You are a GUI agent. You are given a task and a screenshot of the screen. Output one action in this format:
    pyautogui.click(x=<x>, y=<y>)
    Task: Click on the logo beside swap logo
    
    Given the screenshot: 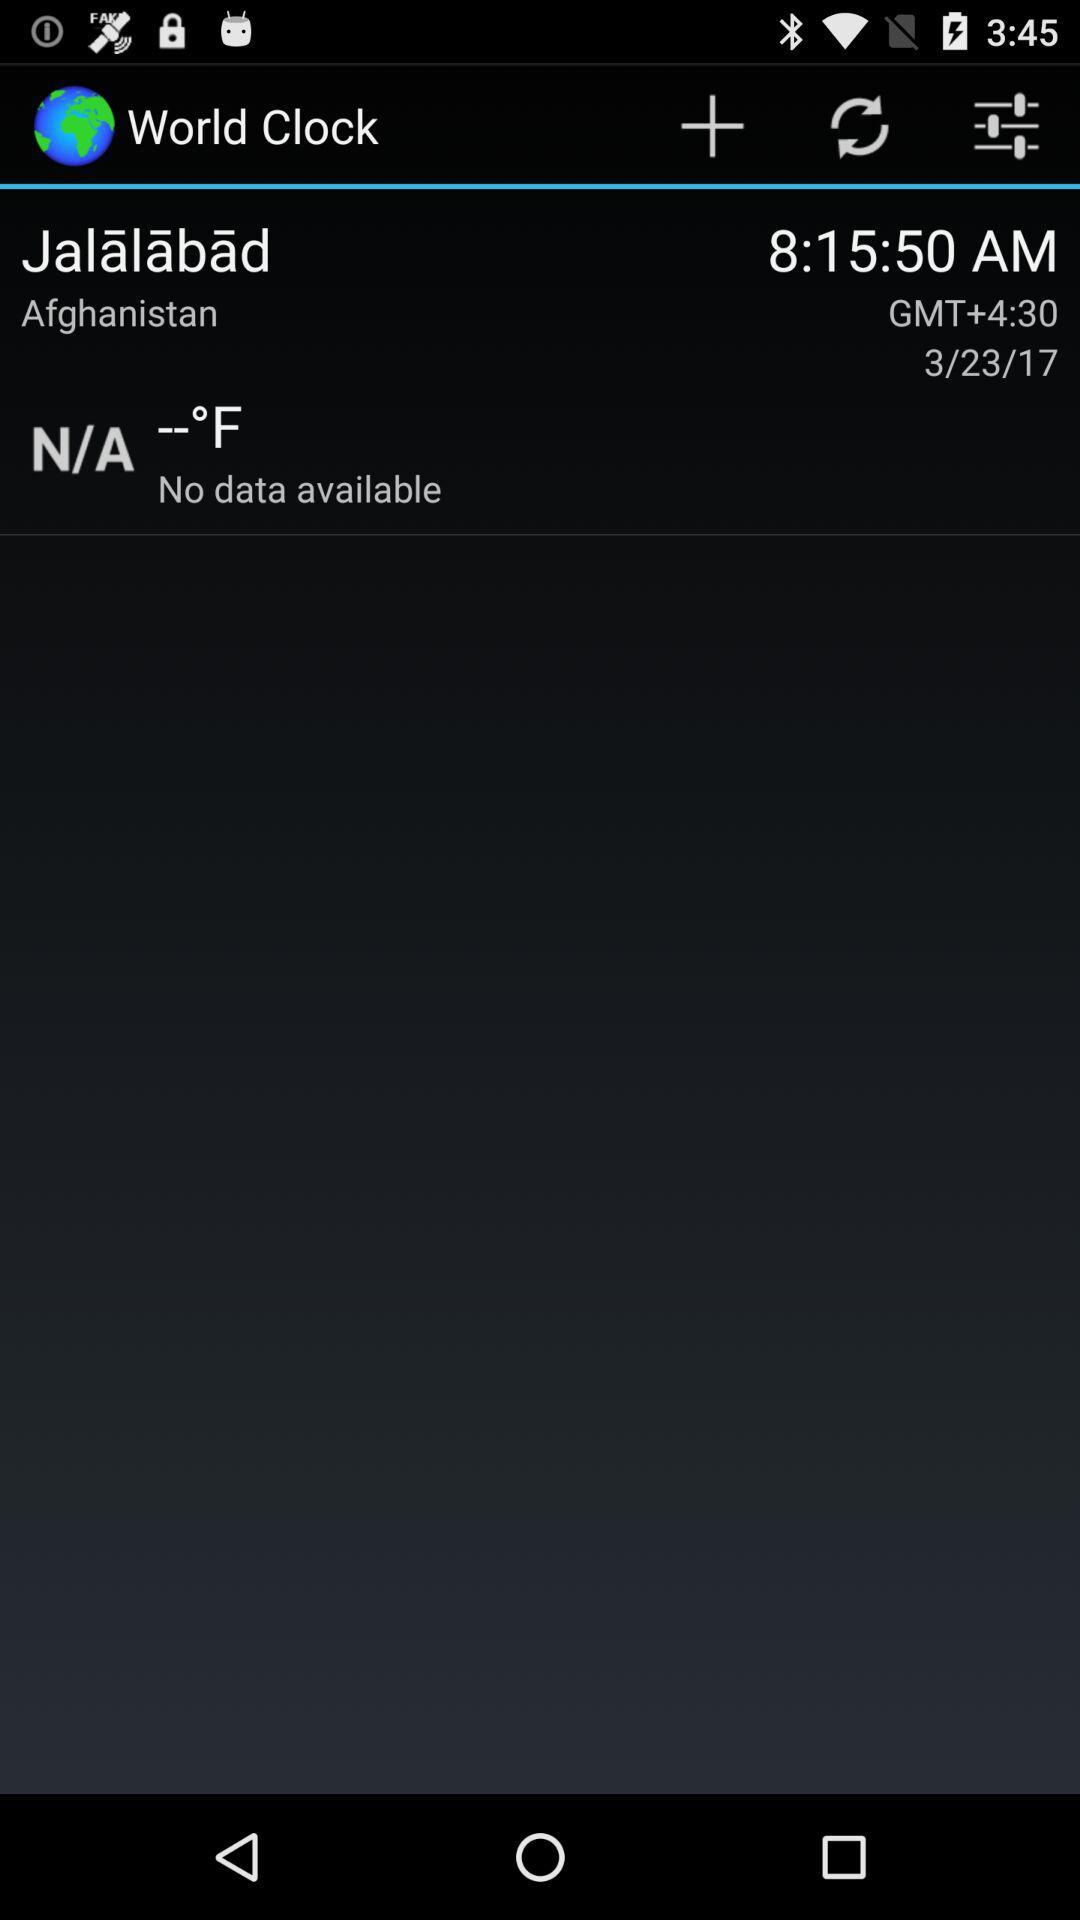 What is the action you would take?
    pyautogui.click(x=711, y=124)
    